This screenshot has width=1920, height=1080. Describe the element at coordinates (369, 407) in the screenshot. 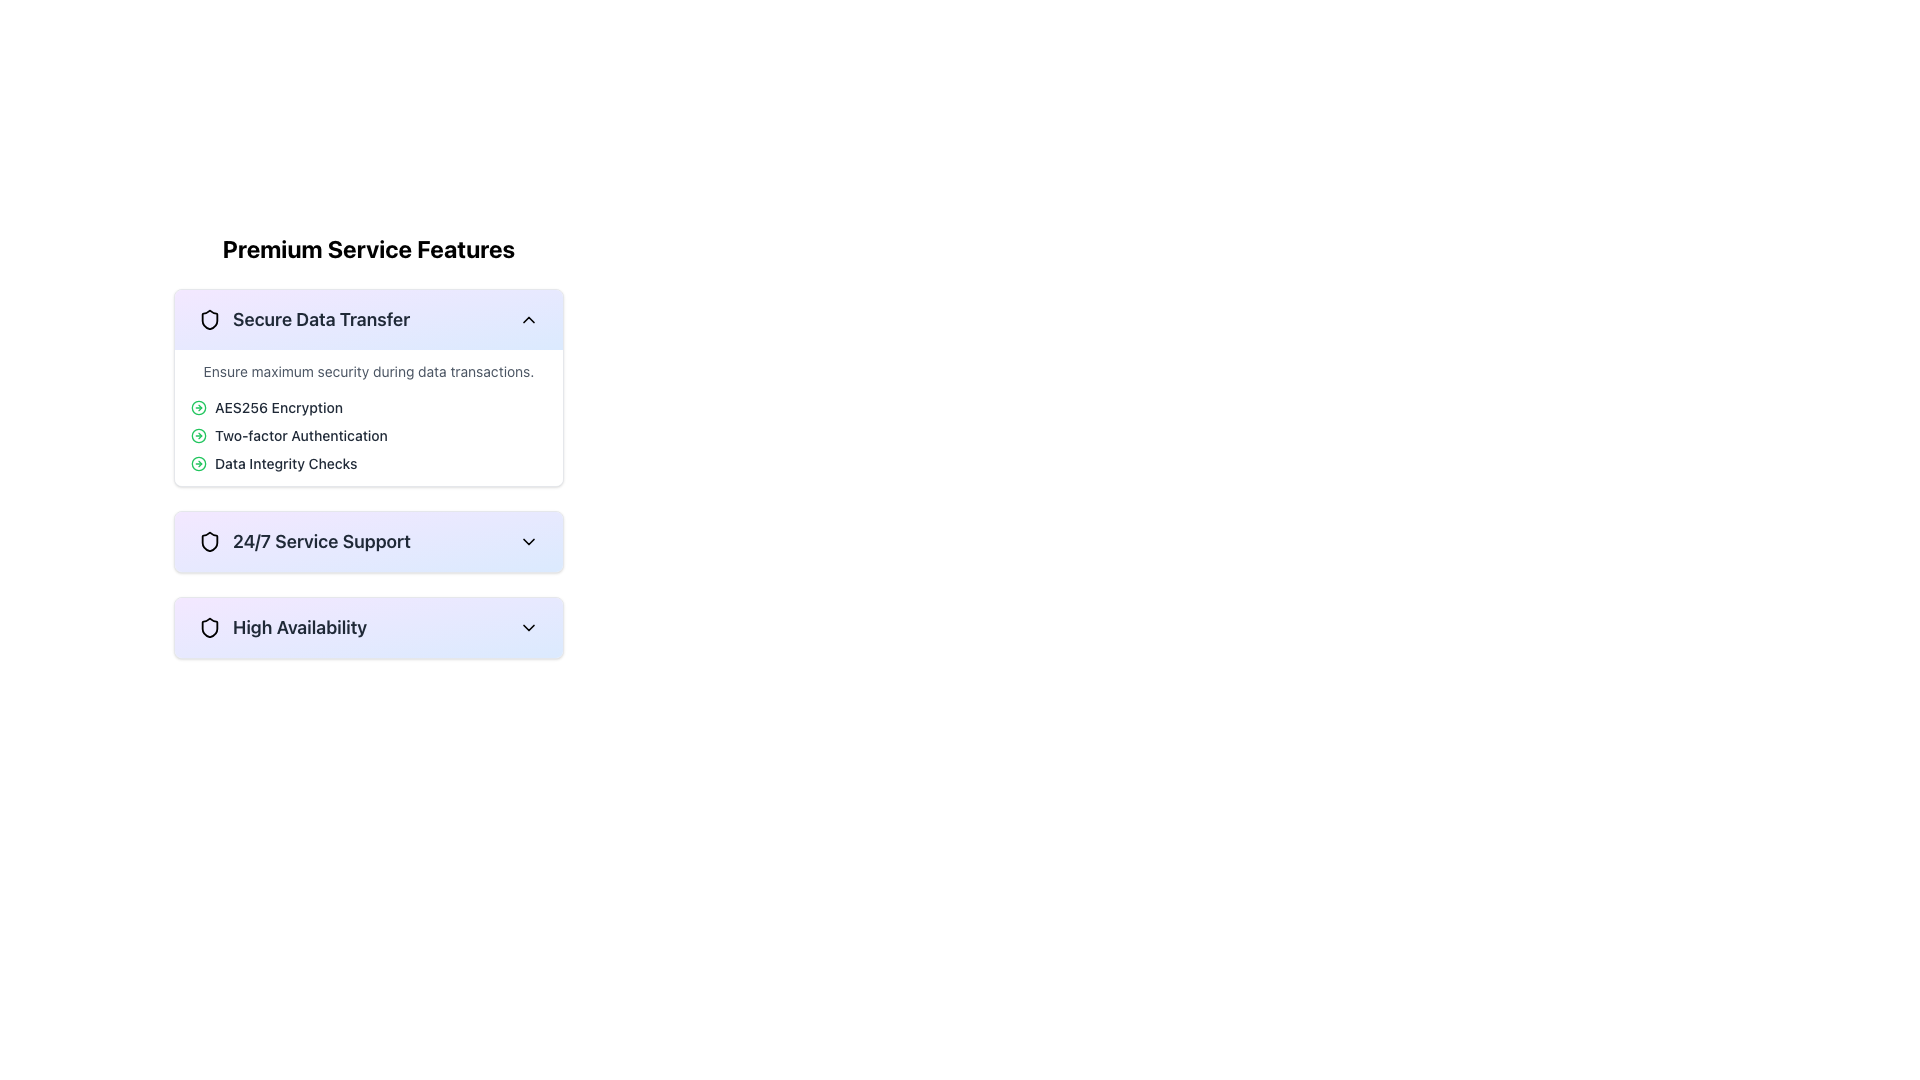

I see `the first list item titled 'AES256 Encryption' in the 'Secure Data Transfer' section if it has interactive functionality` at that location.